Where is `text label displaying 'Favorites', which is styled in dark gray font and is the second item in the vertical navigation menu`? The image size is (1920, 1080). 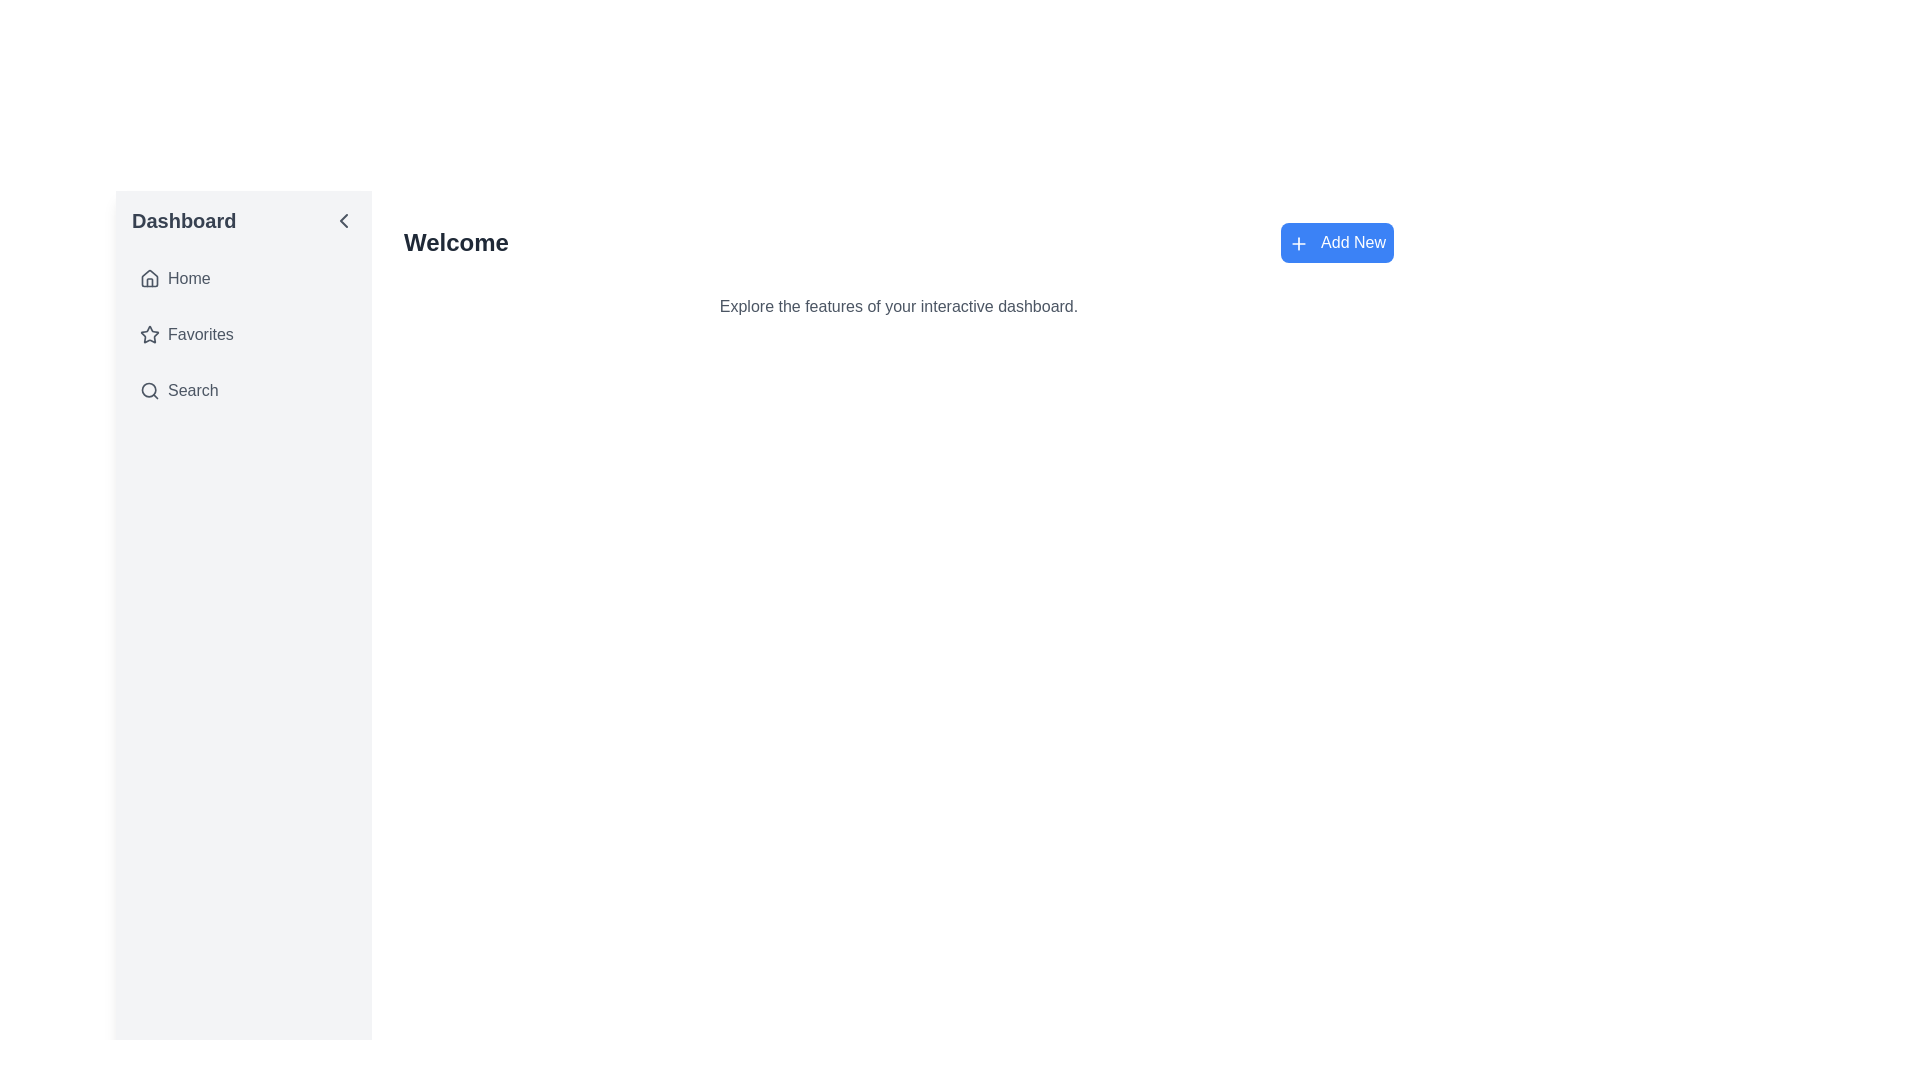
text label displaying 'Favorites', which is styled in dark gray font and is the second item in the vertical navigation menu is located at coordinates (200, 334).